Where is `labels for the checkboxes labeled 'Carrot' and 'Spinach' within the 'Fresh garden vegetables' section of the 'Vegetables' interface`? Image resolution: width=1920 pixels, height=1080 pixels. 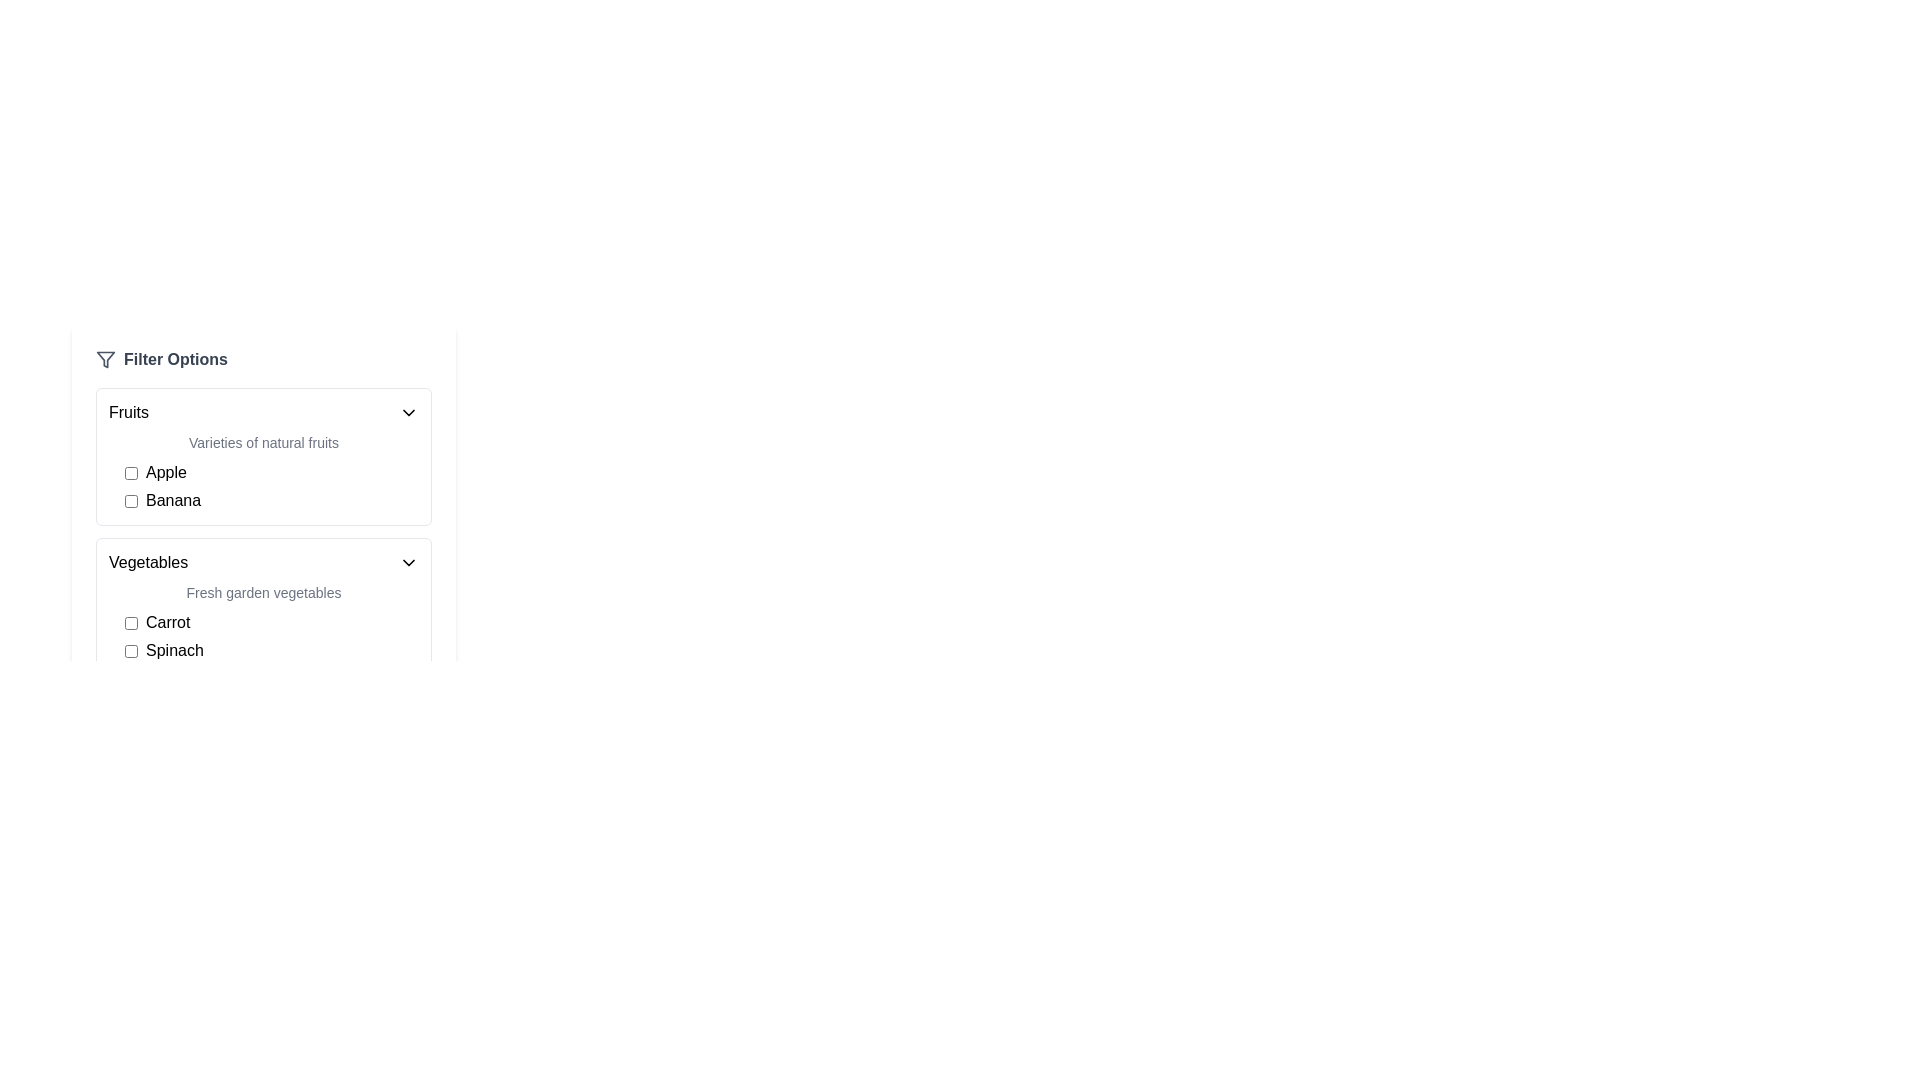
labels for the checkboxes labeled 'Carrot' and 'Spinach' within the 'Fresh garden vegetables' section of the 'Vegetables' interface is located at coordinates (263, 636).